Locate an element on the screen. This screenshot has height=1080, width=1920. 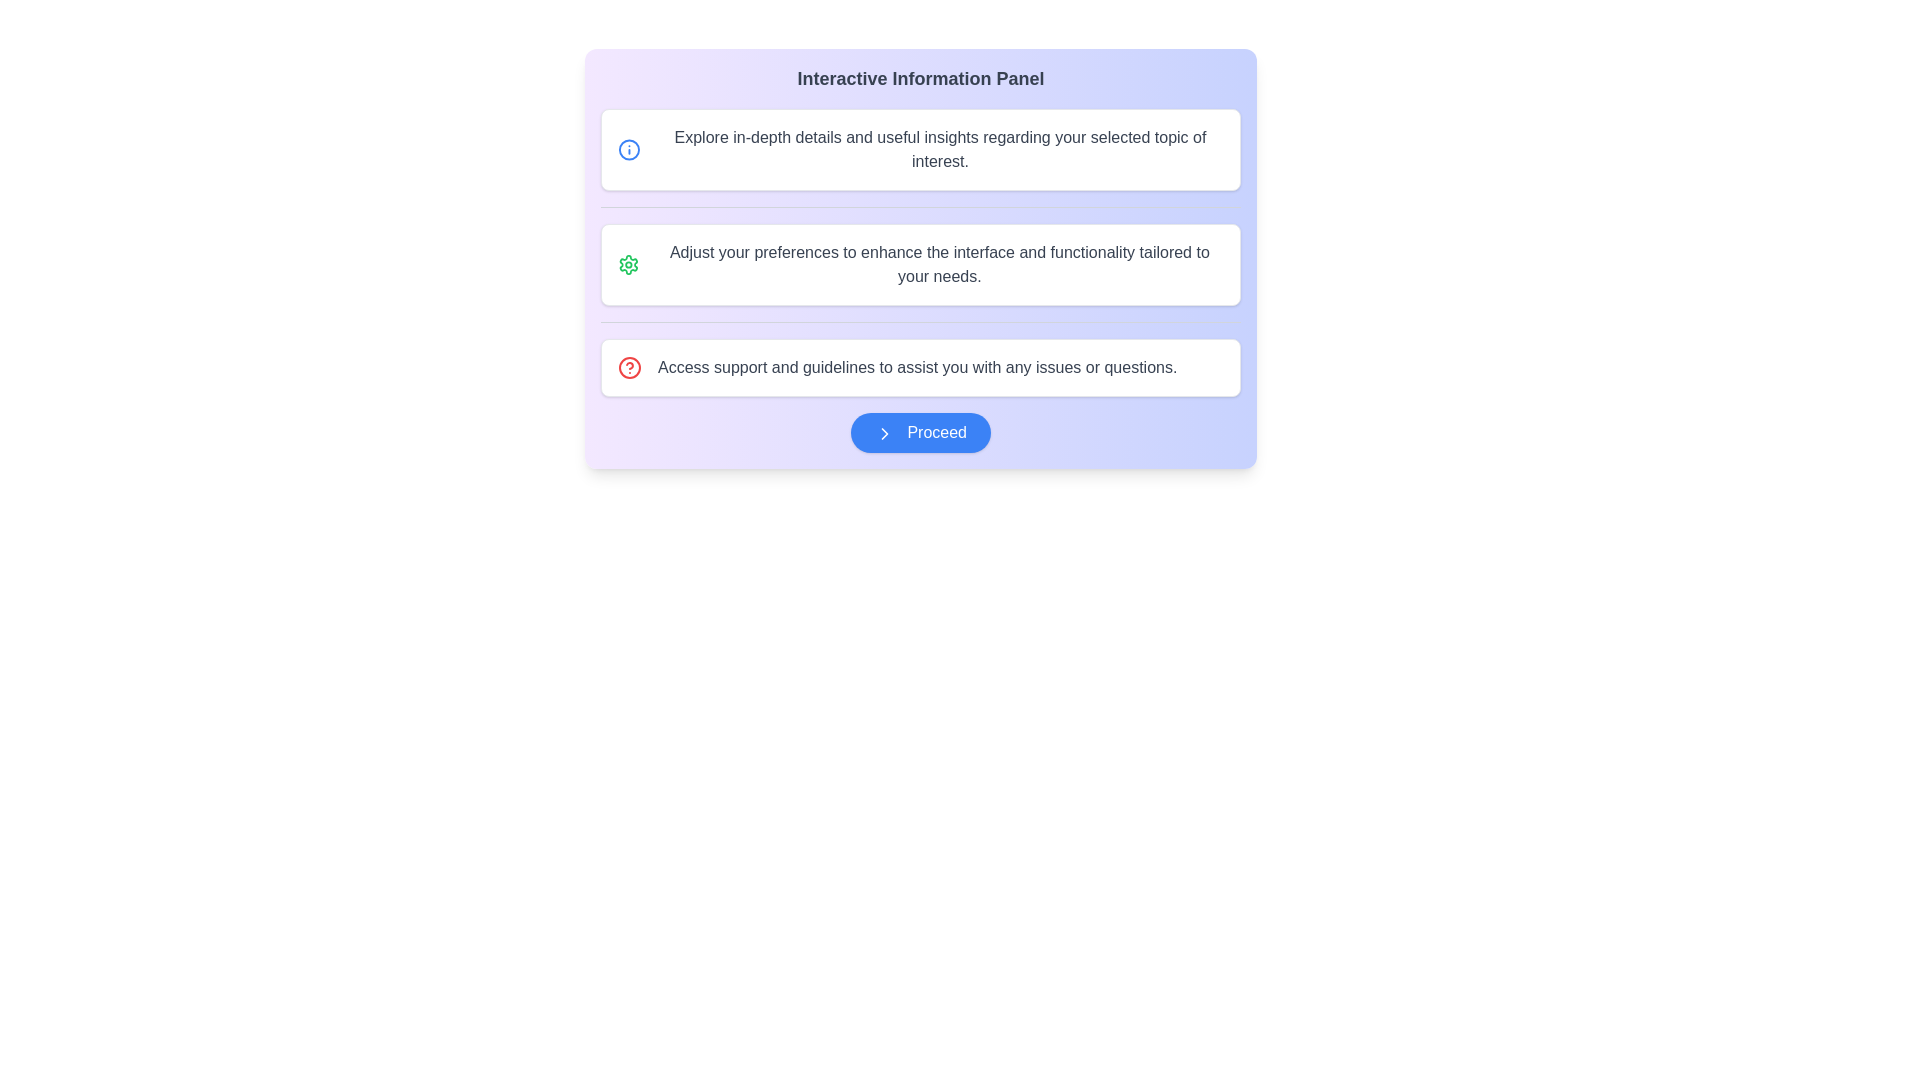
the help icon located at the left side of the bottom card in the 'Interactive Information Panel', which indicates access to support resources is located at coordinates (628, 367).